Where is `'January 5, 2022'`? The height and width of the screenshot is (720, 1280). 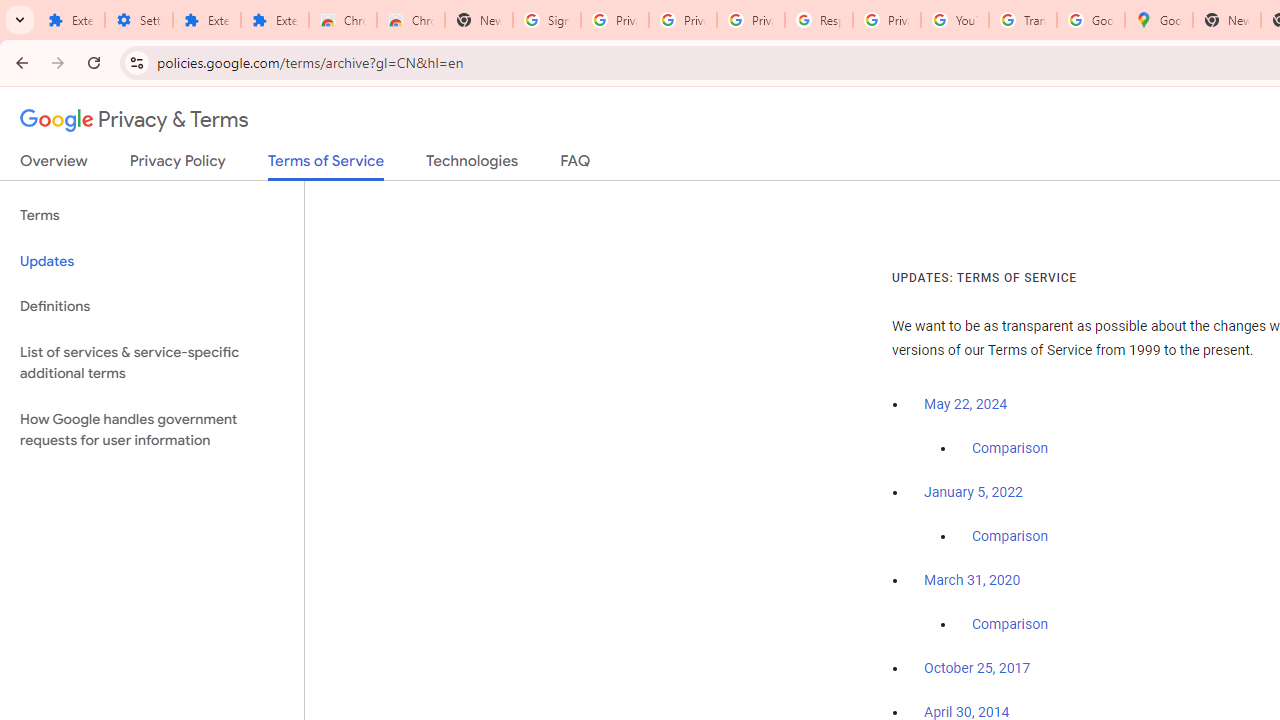 'January 5, 2022' is located at coordinates (973, 492).